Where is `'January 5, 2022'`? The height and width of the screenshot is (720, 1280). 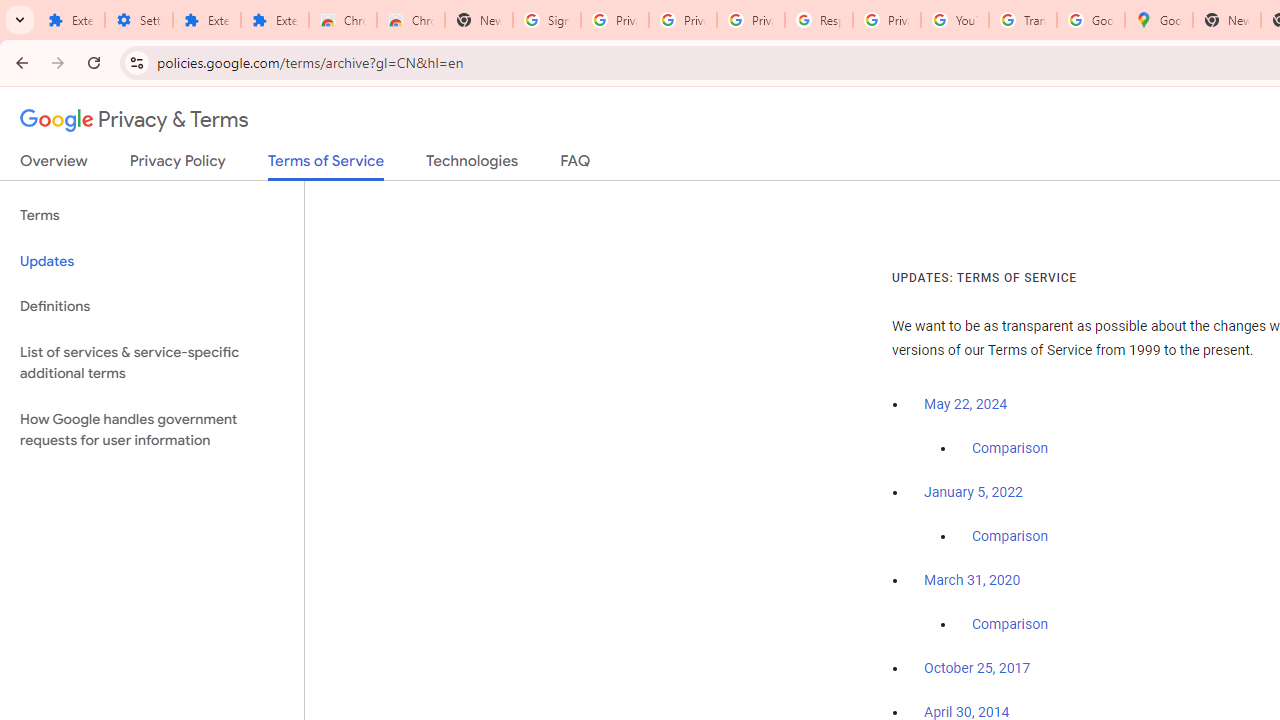 'January 5, 2022' is located at coordinates (973, 492).